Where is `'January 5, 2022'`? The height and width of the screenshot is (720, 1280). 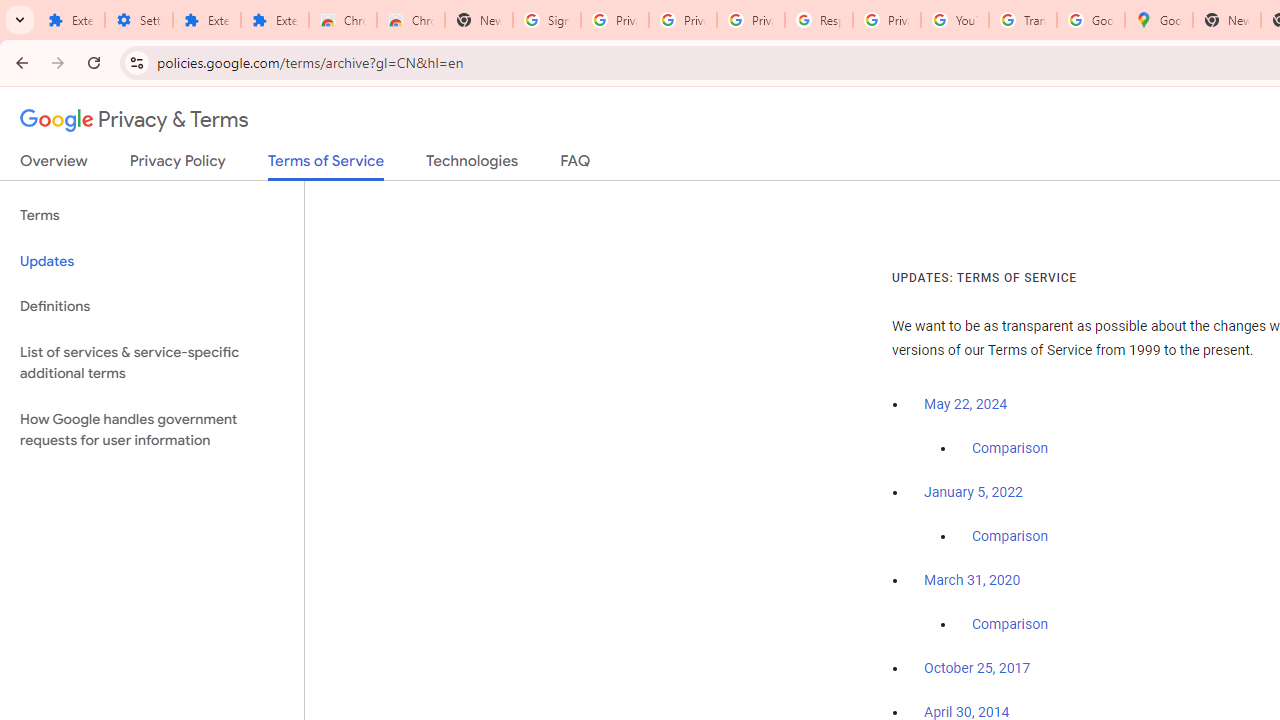 'January 5, 2022' is located at coordinates (973, 492).